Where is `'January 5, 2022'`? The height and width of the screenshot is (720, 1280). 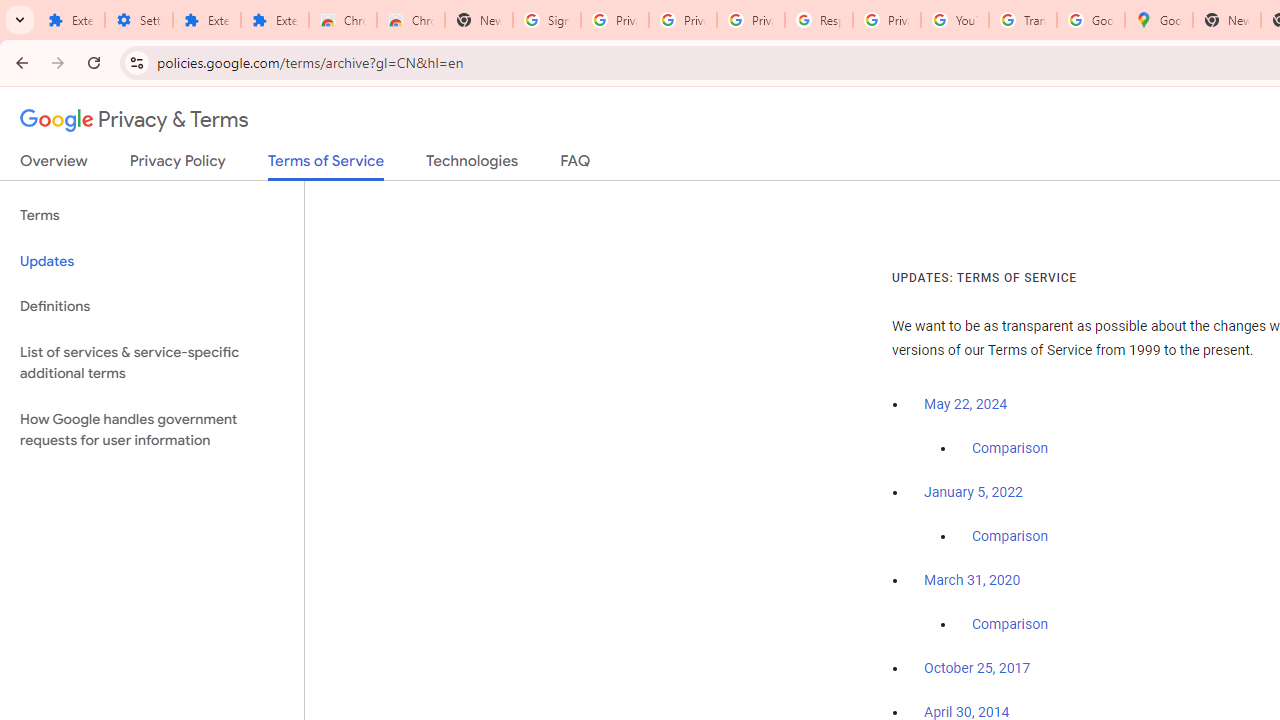 'January 5, 2022' is located at coordinates (973, 492).